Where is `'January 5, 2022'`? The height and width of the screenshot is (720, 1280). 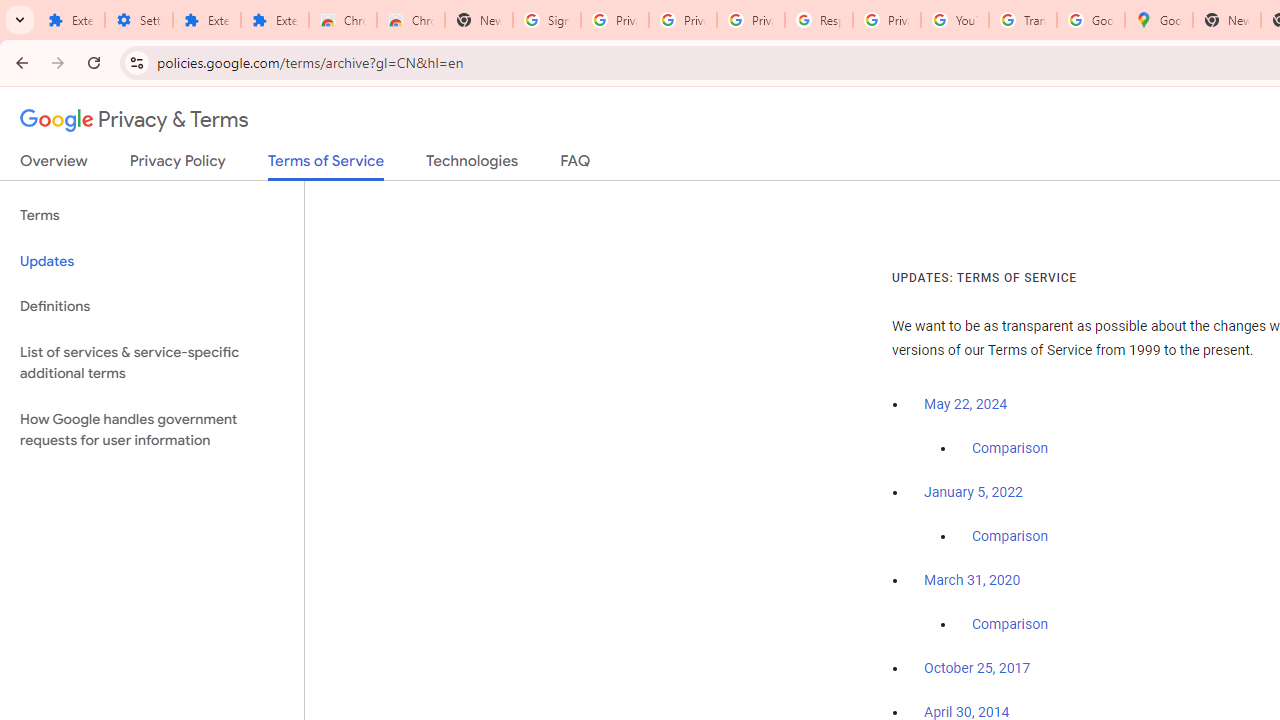 'January 5, 2022' is located at coordinates (973, 492).